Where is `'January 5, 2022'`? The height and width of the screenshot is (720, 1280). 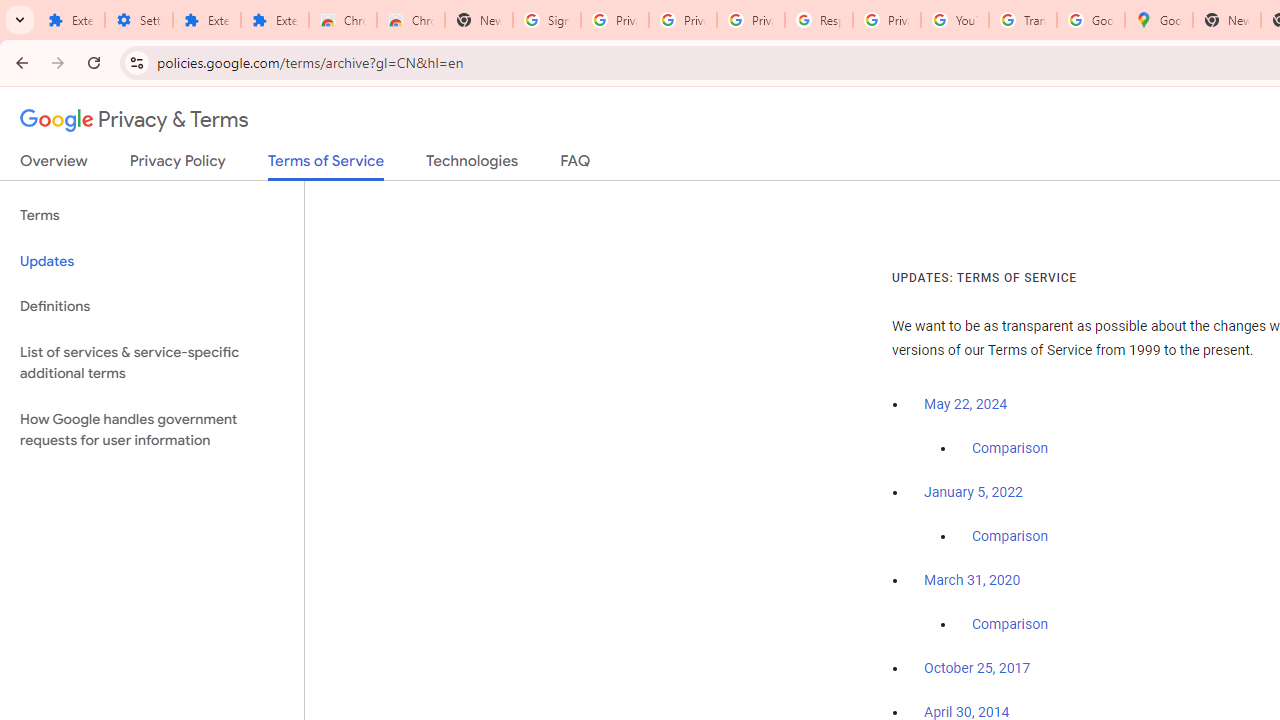 'January 5, 2022' is located at coordinates (973, 492).